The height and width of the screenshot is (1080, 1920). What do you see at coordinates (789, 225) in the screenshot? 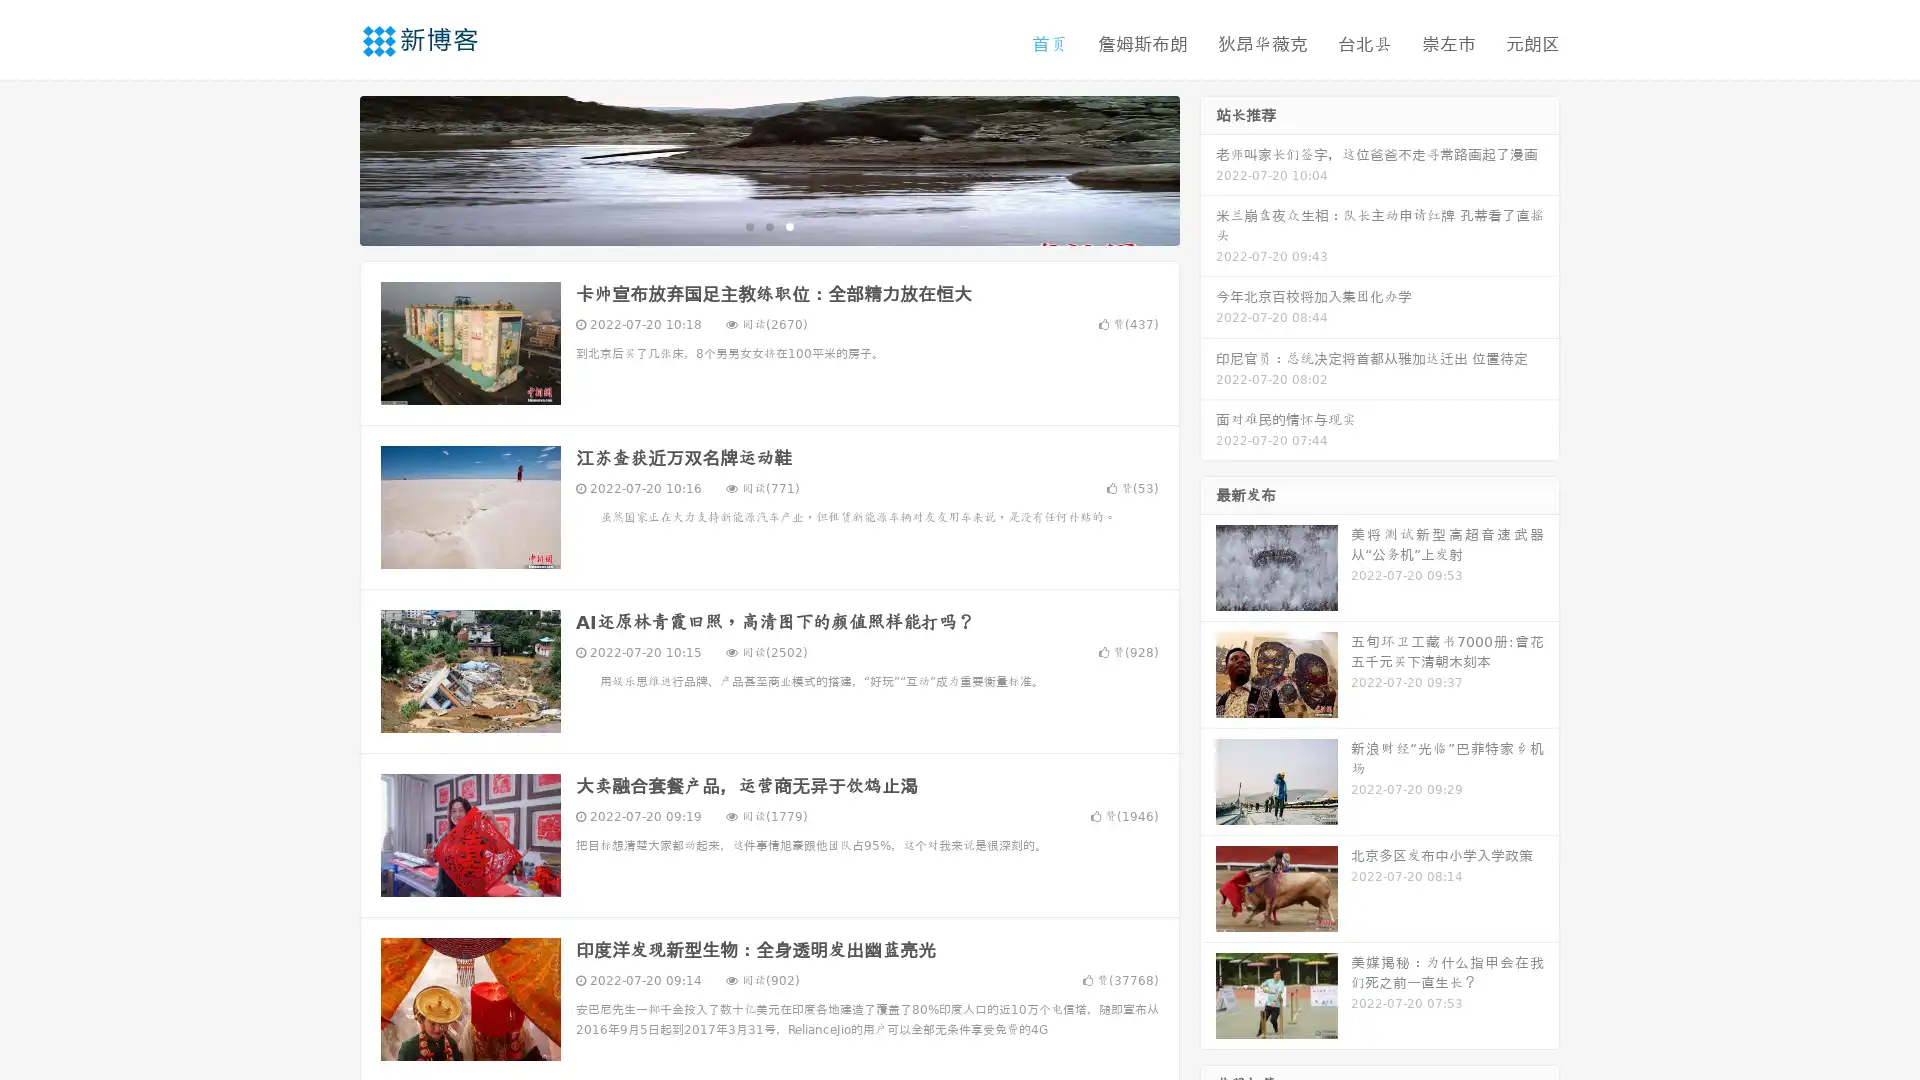
I see `Go to slide 3` at bounding box center [789, 225].